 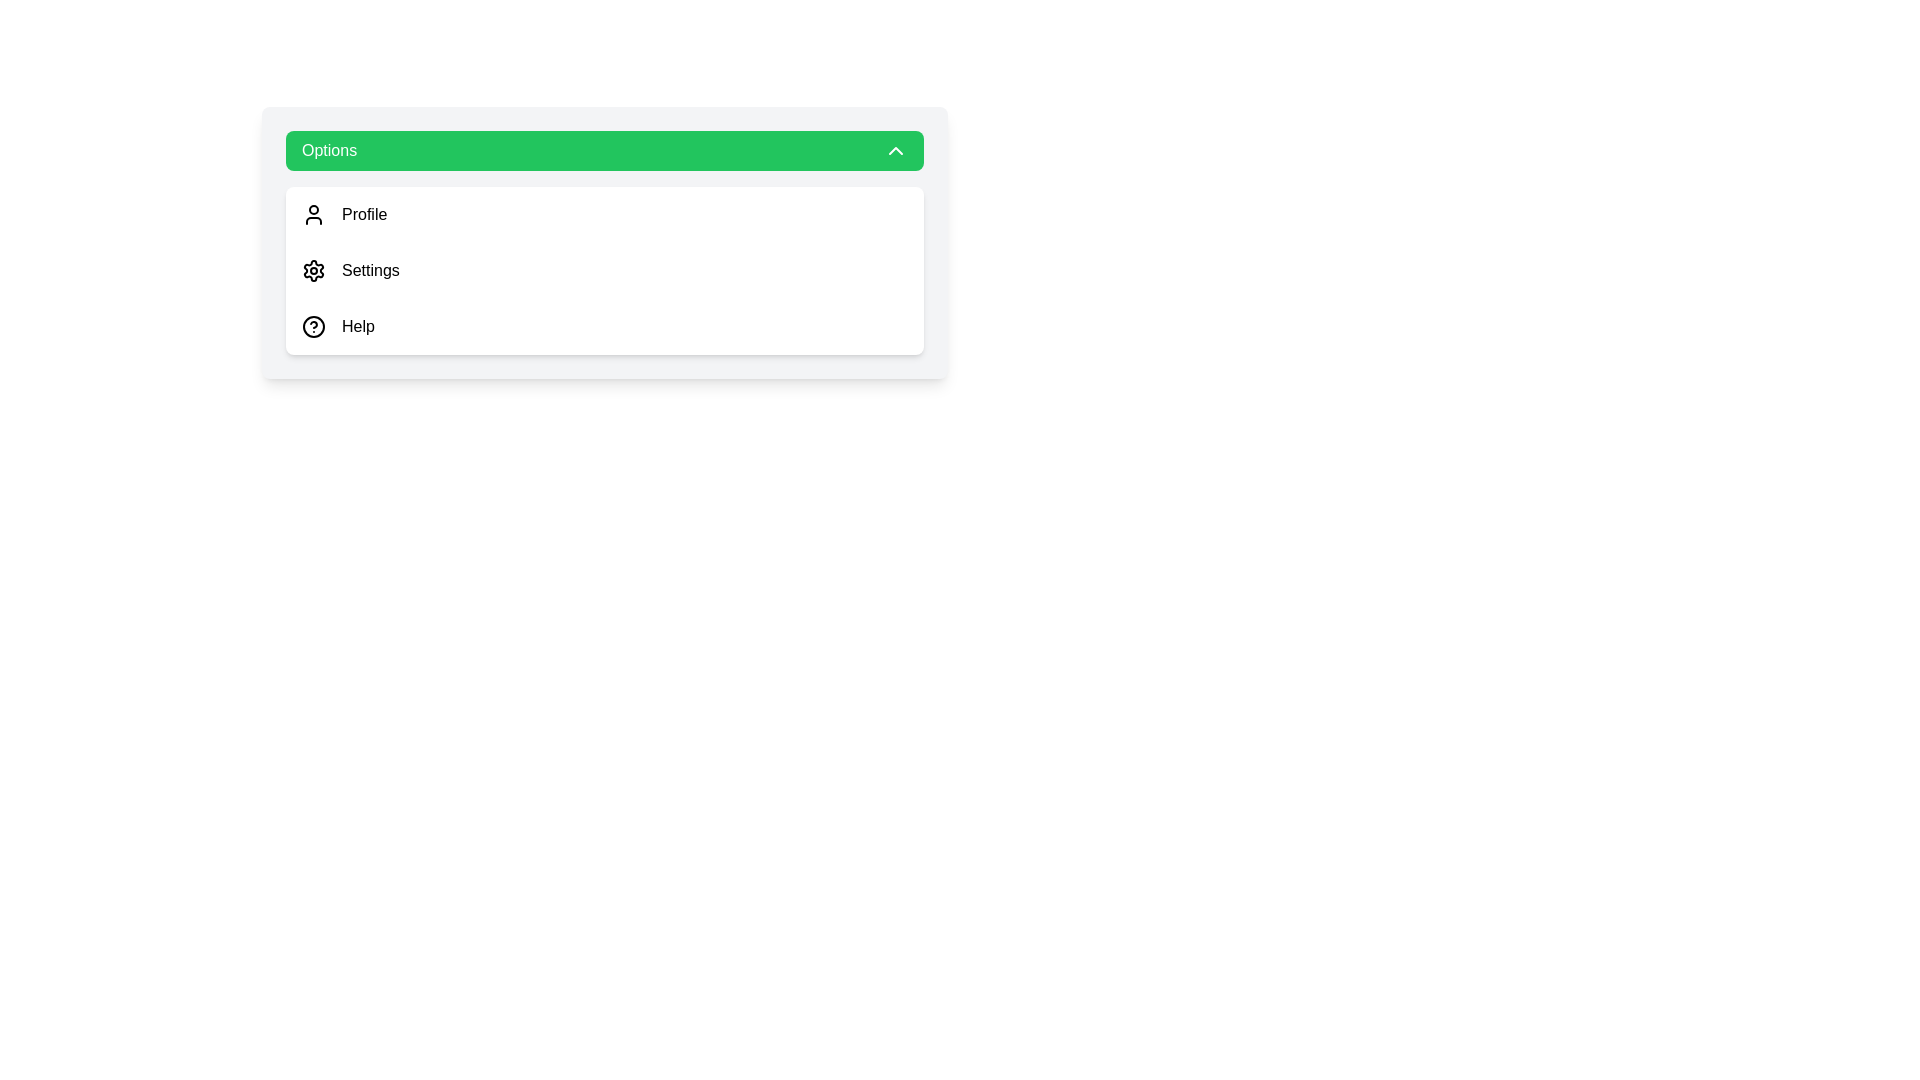 I want to click on the green rectangular 'Options' button with rounded corners, so click(x=603, y=149).